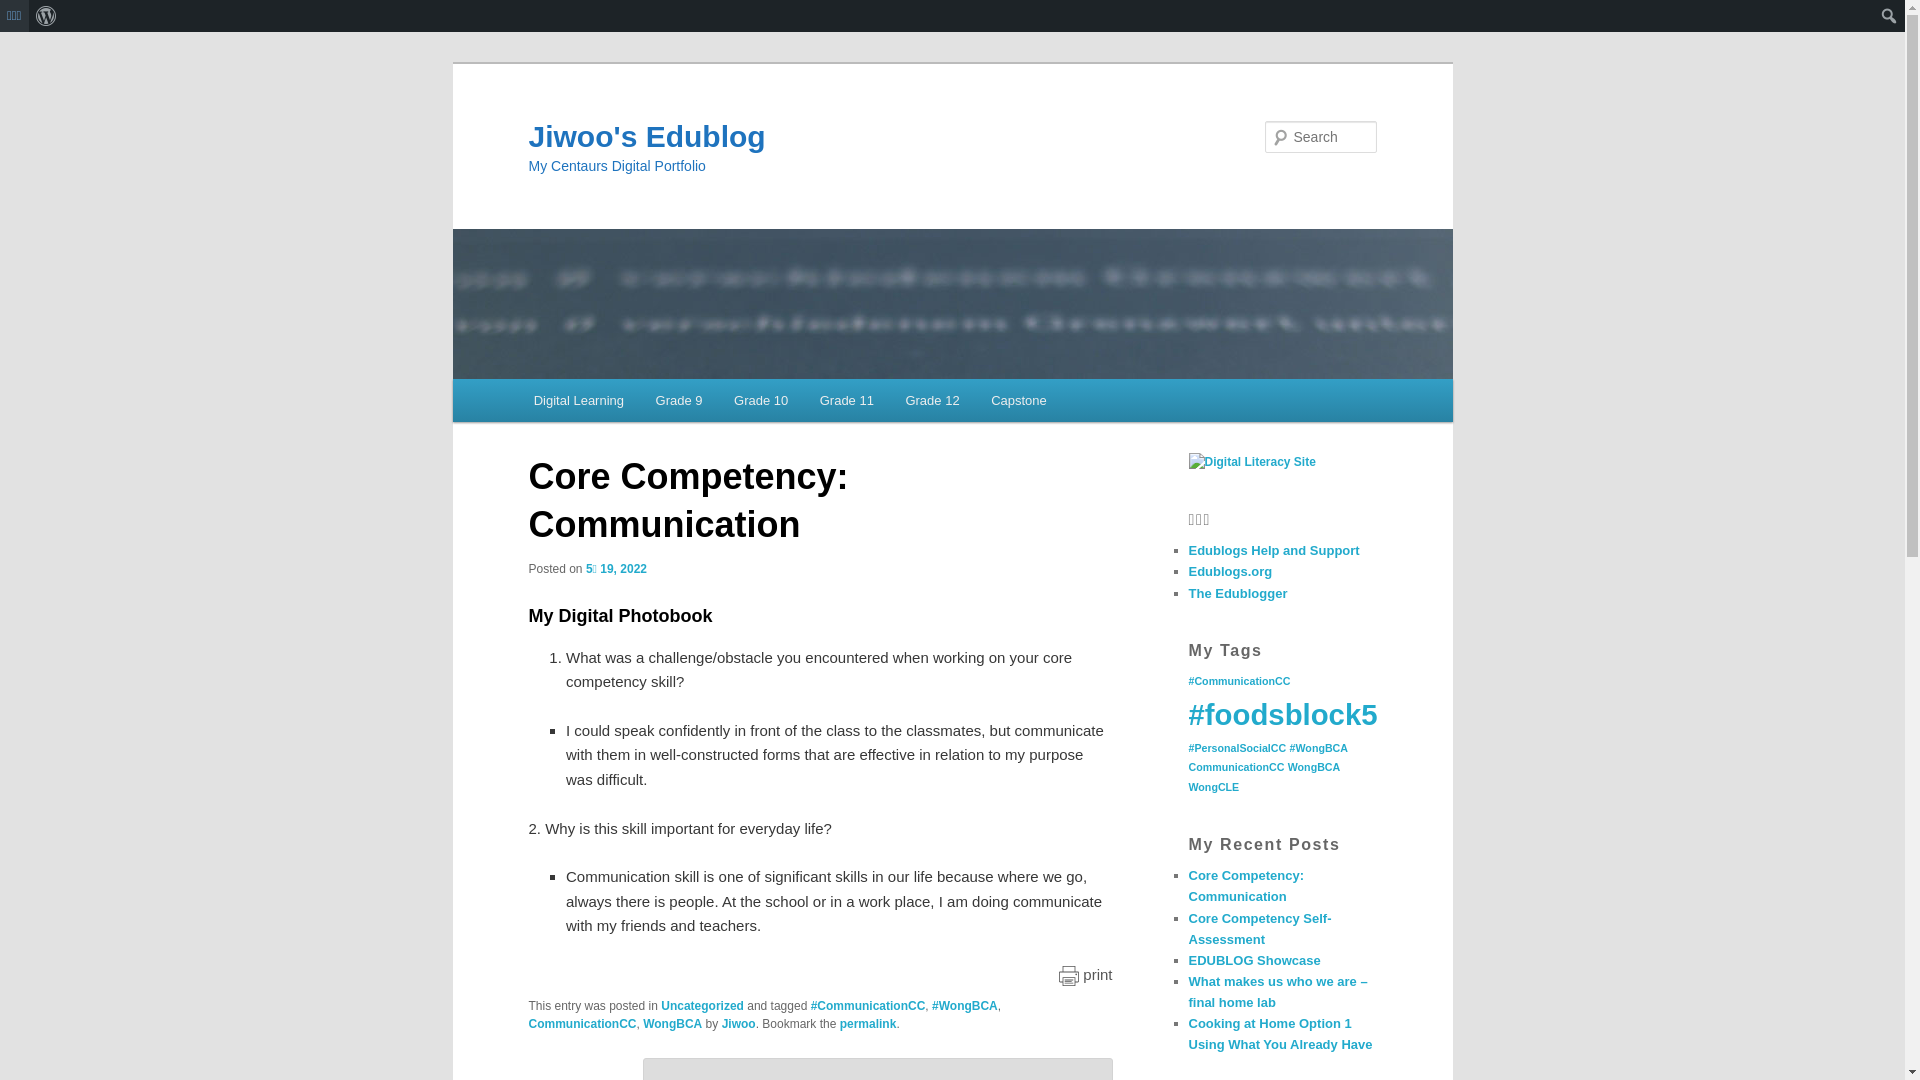  What do you see at coordinates (678, 400) in the screenshot?
I see `'Grade 9'` at bounding box center [678, 400].